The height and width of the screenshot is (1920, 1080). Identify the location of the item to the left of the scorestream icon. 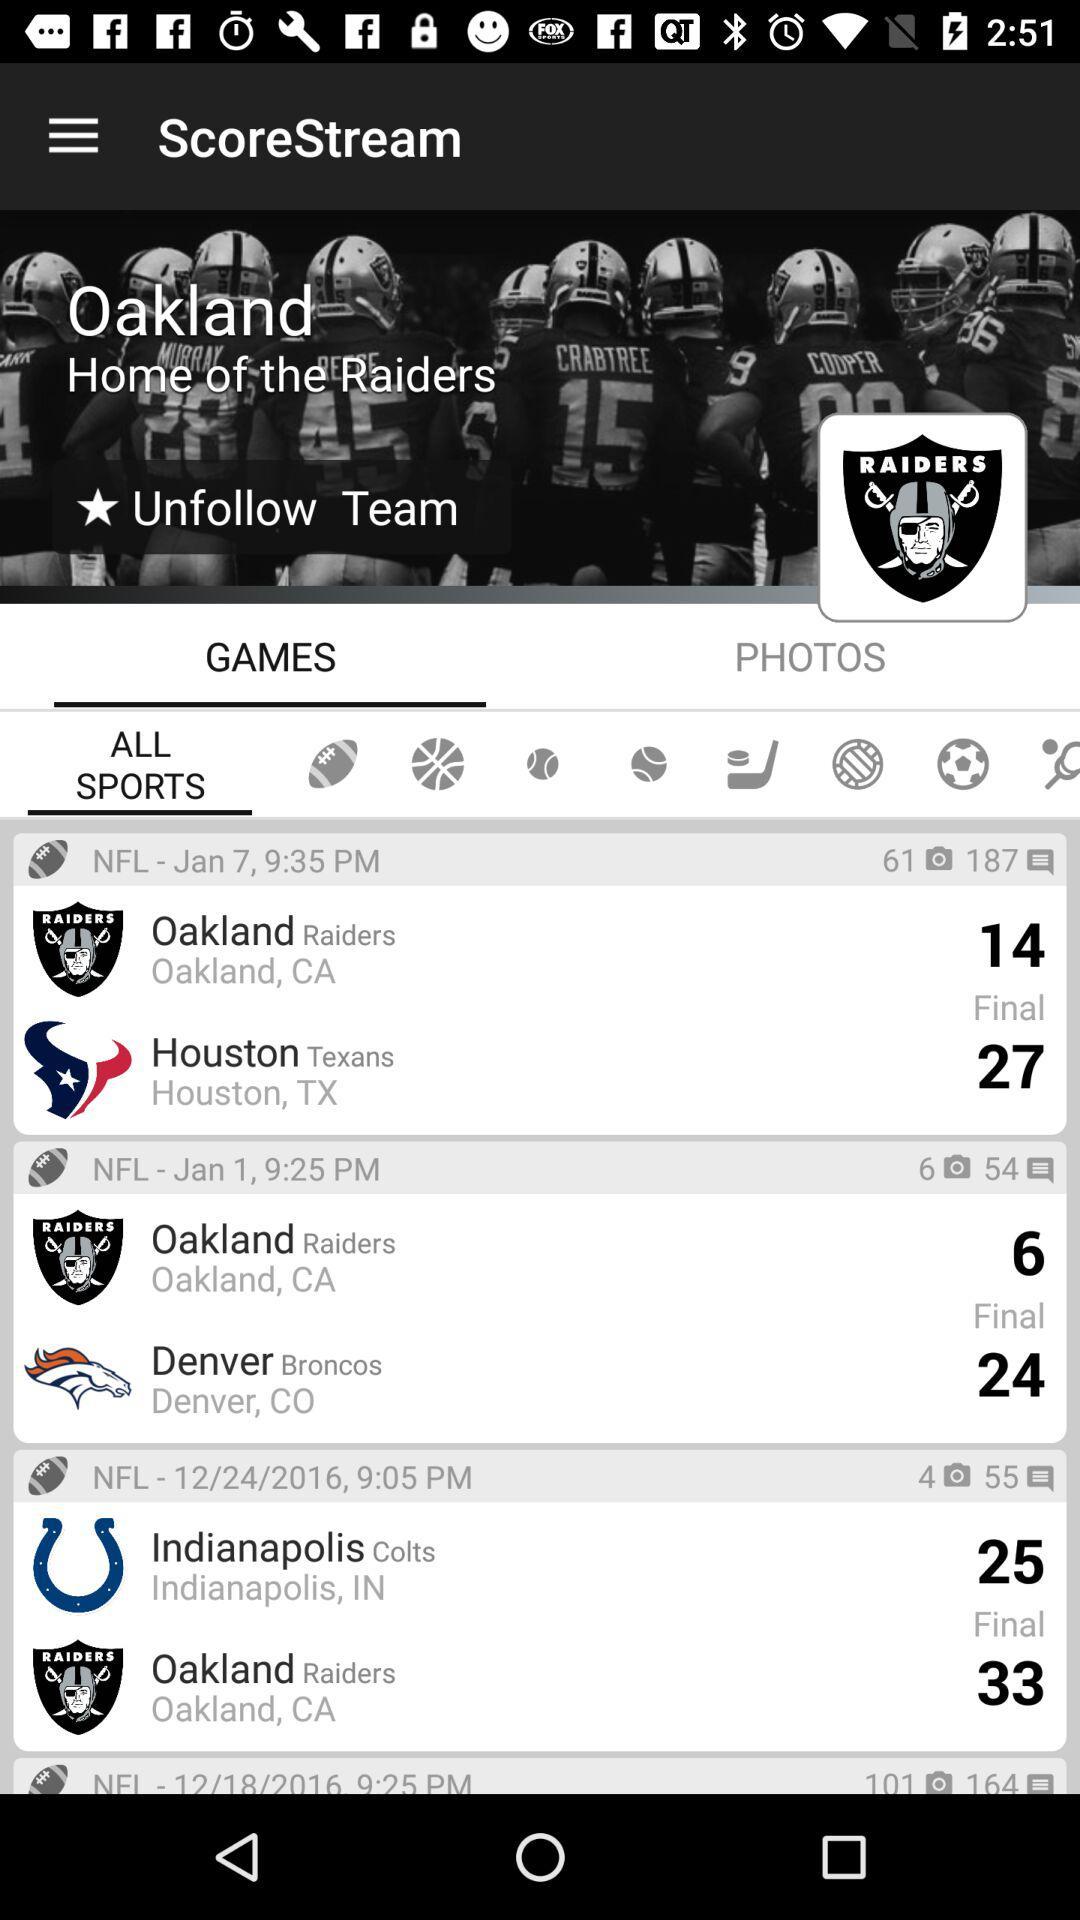
(72, 135).